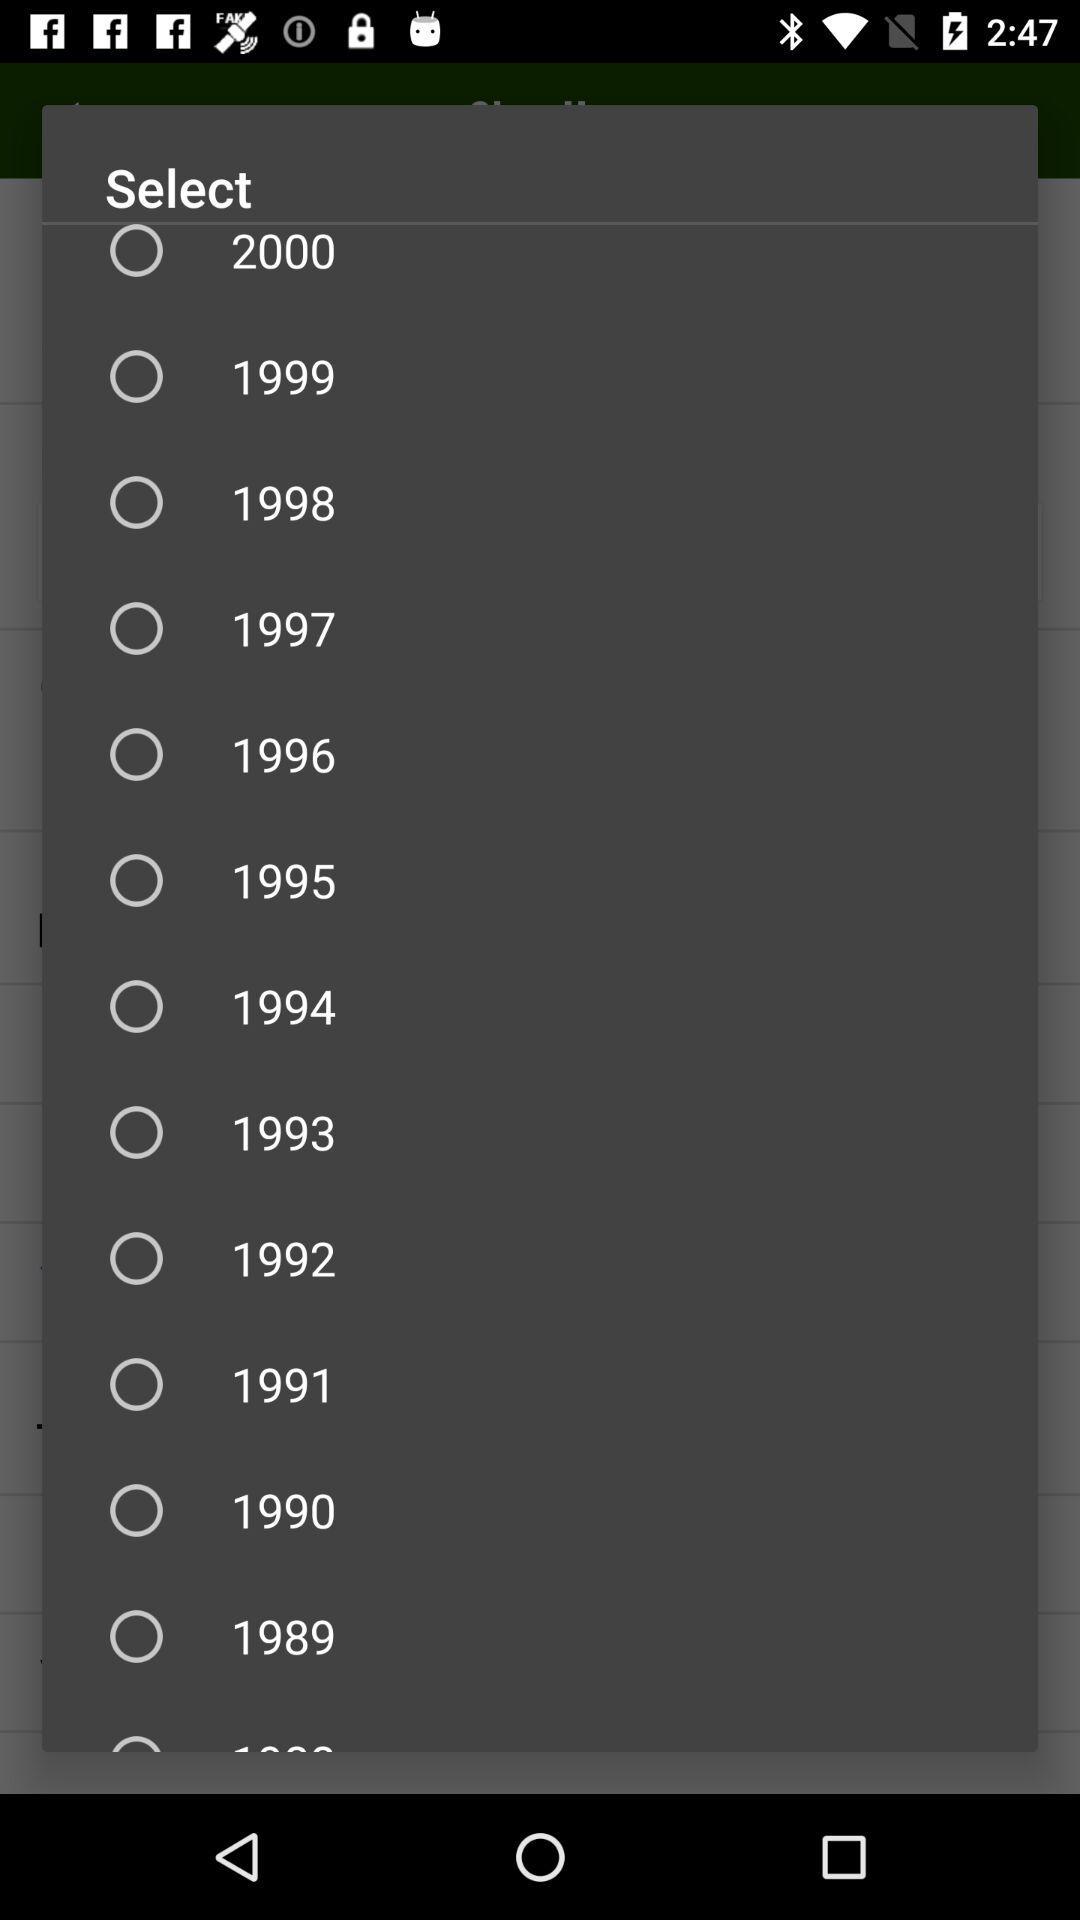 This screenshot has width=1080, height=1920. I want to click on the icon above 1988 icon, so click(540, 1636).